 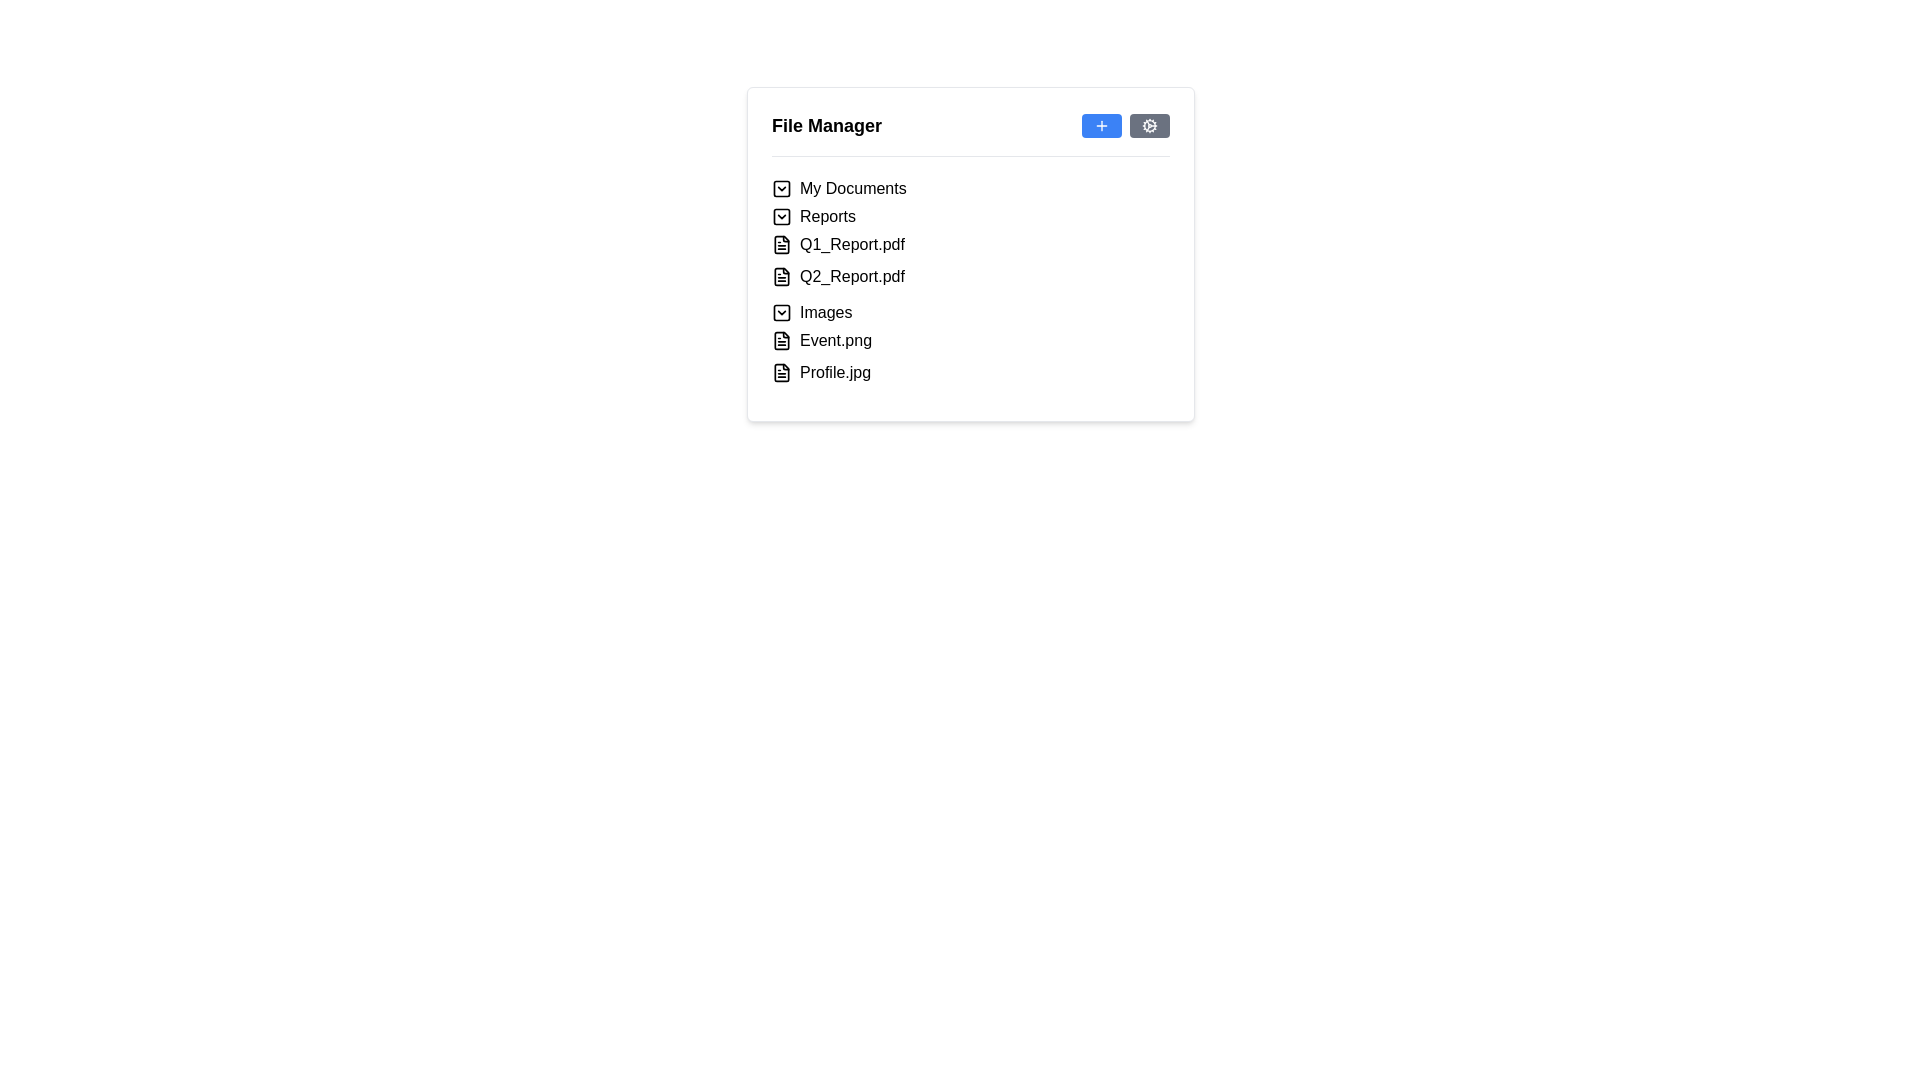 What do you see at coordinates (970, 339) in the screenshot?
I see `on the file representation entry labeled 'Event.png' in the Images category` at bounding box center [970, 339].